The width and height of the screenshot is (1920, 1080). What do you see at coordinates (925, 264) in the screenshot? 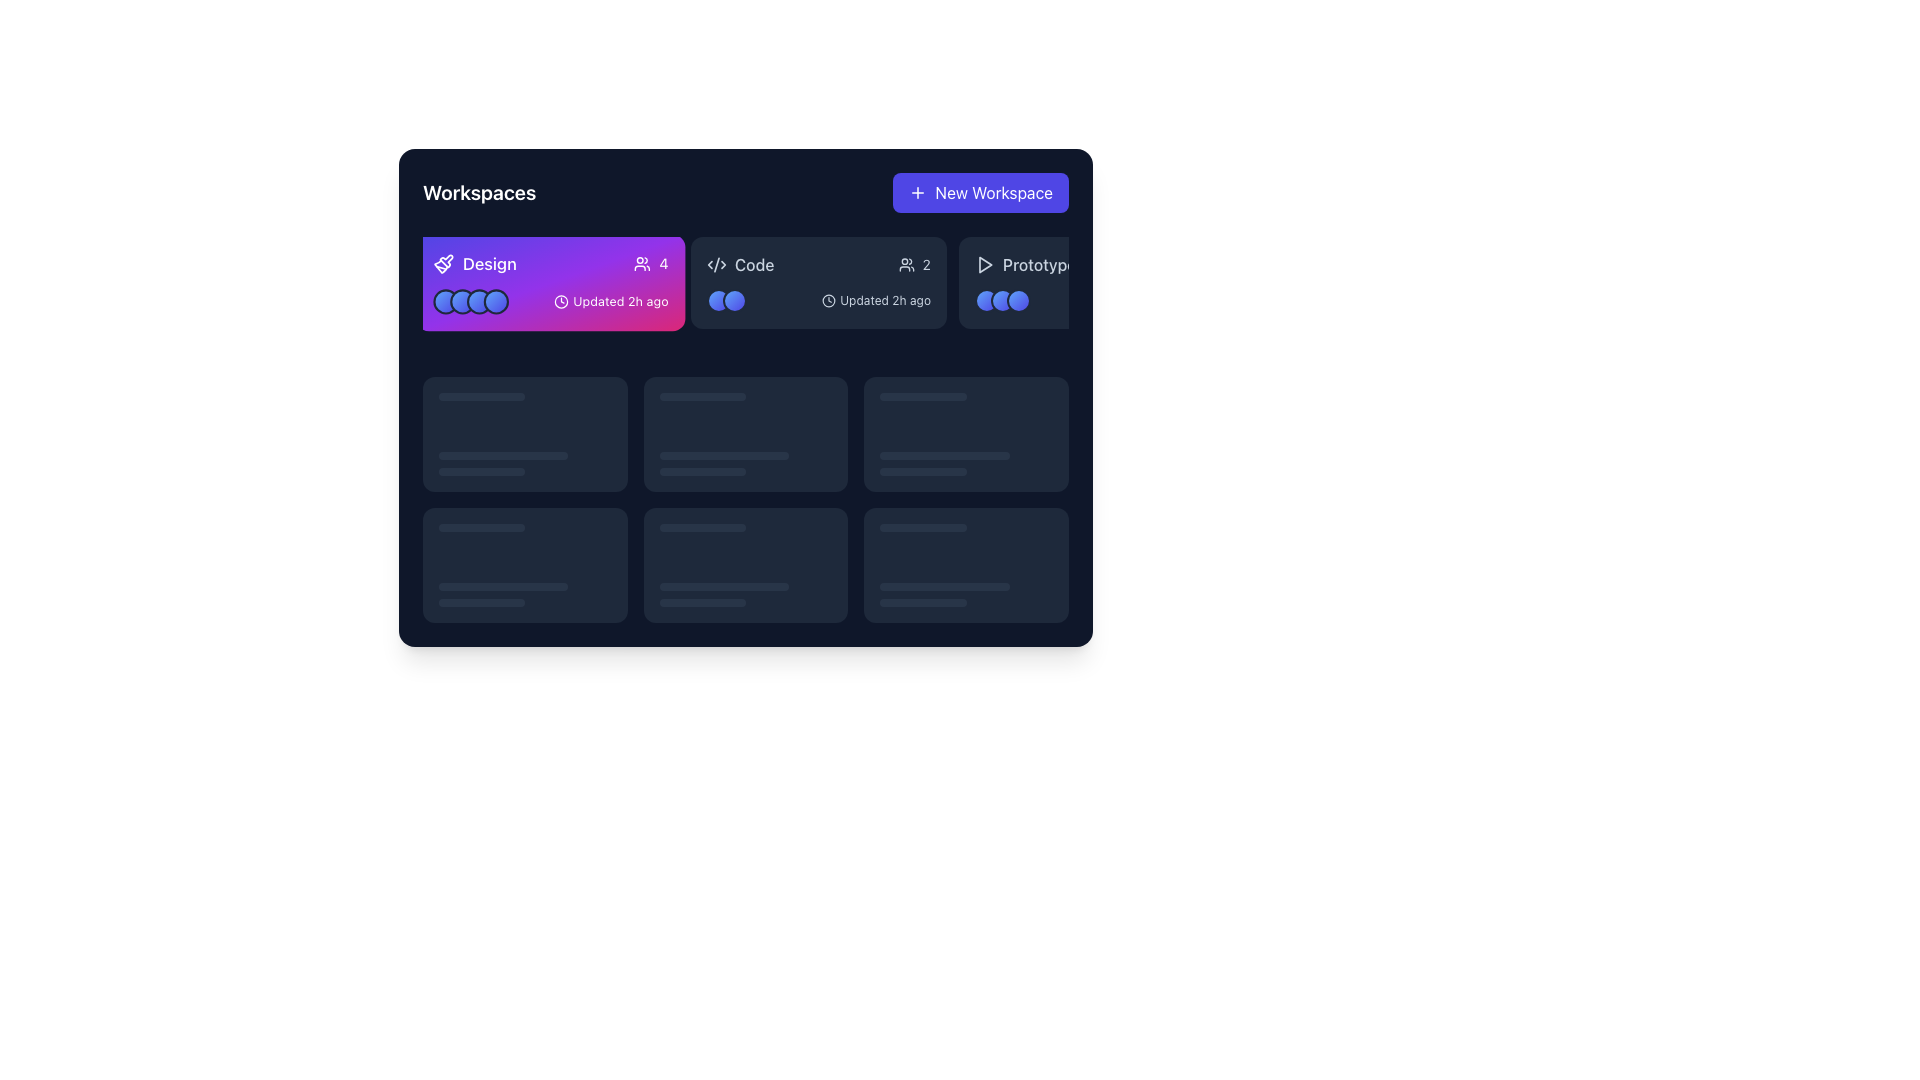
I see `the text label displaying the numeric value in the top-right corner of the 'Code' workspace section, which is aligned beside the group icon` at bounding box center [925, 264].